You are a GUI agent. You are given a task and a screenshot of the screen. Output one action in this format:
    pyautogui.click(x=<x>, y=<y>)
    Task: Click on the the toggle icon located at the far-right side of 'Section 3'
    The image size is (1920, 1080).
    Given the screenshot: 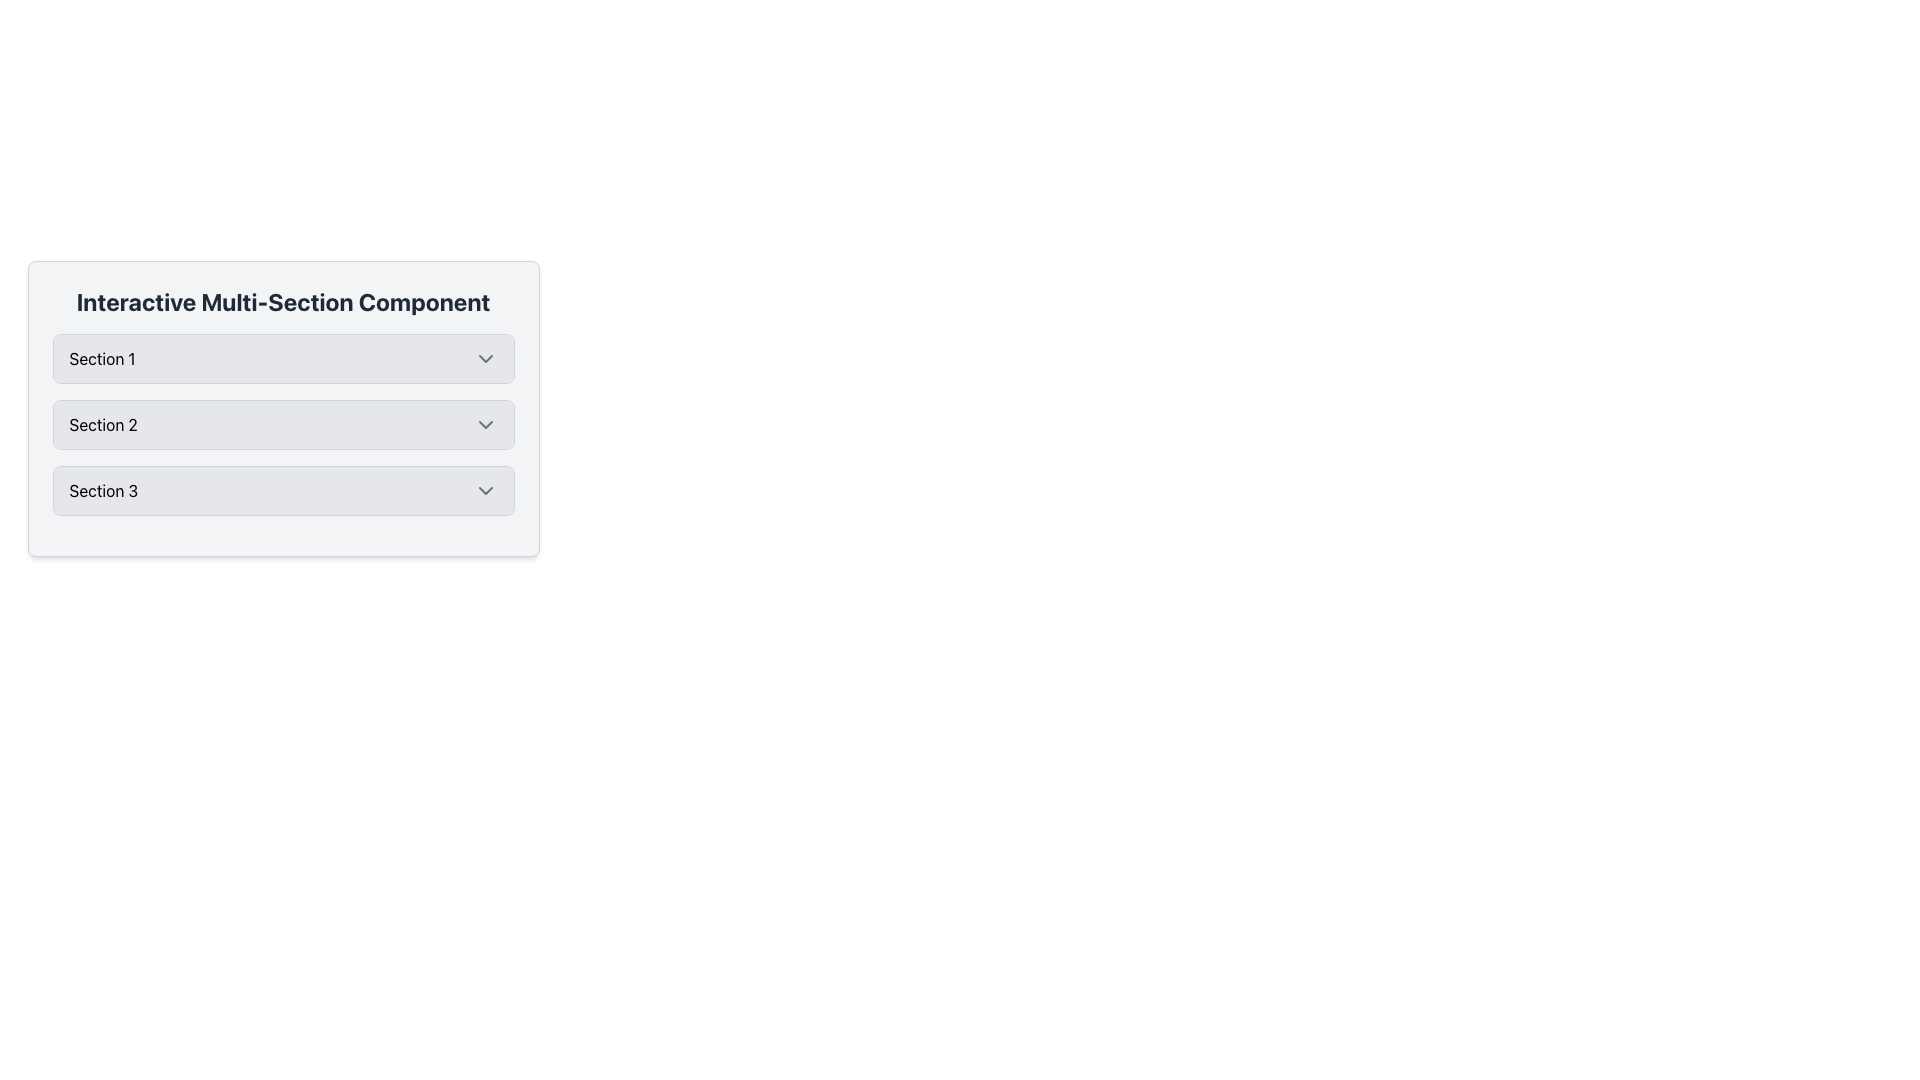 What is the action you would take?
    pyautogui.click(x=485, y=490)
    